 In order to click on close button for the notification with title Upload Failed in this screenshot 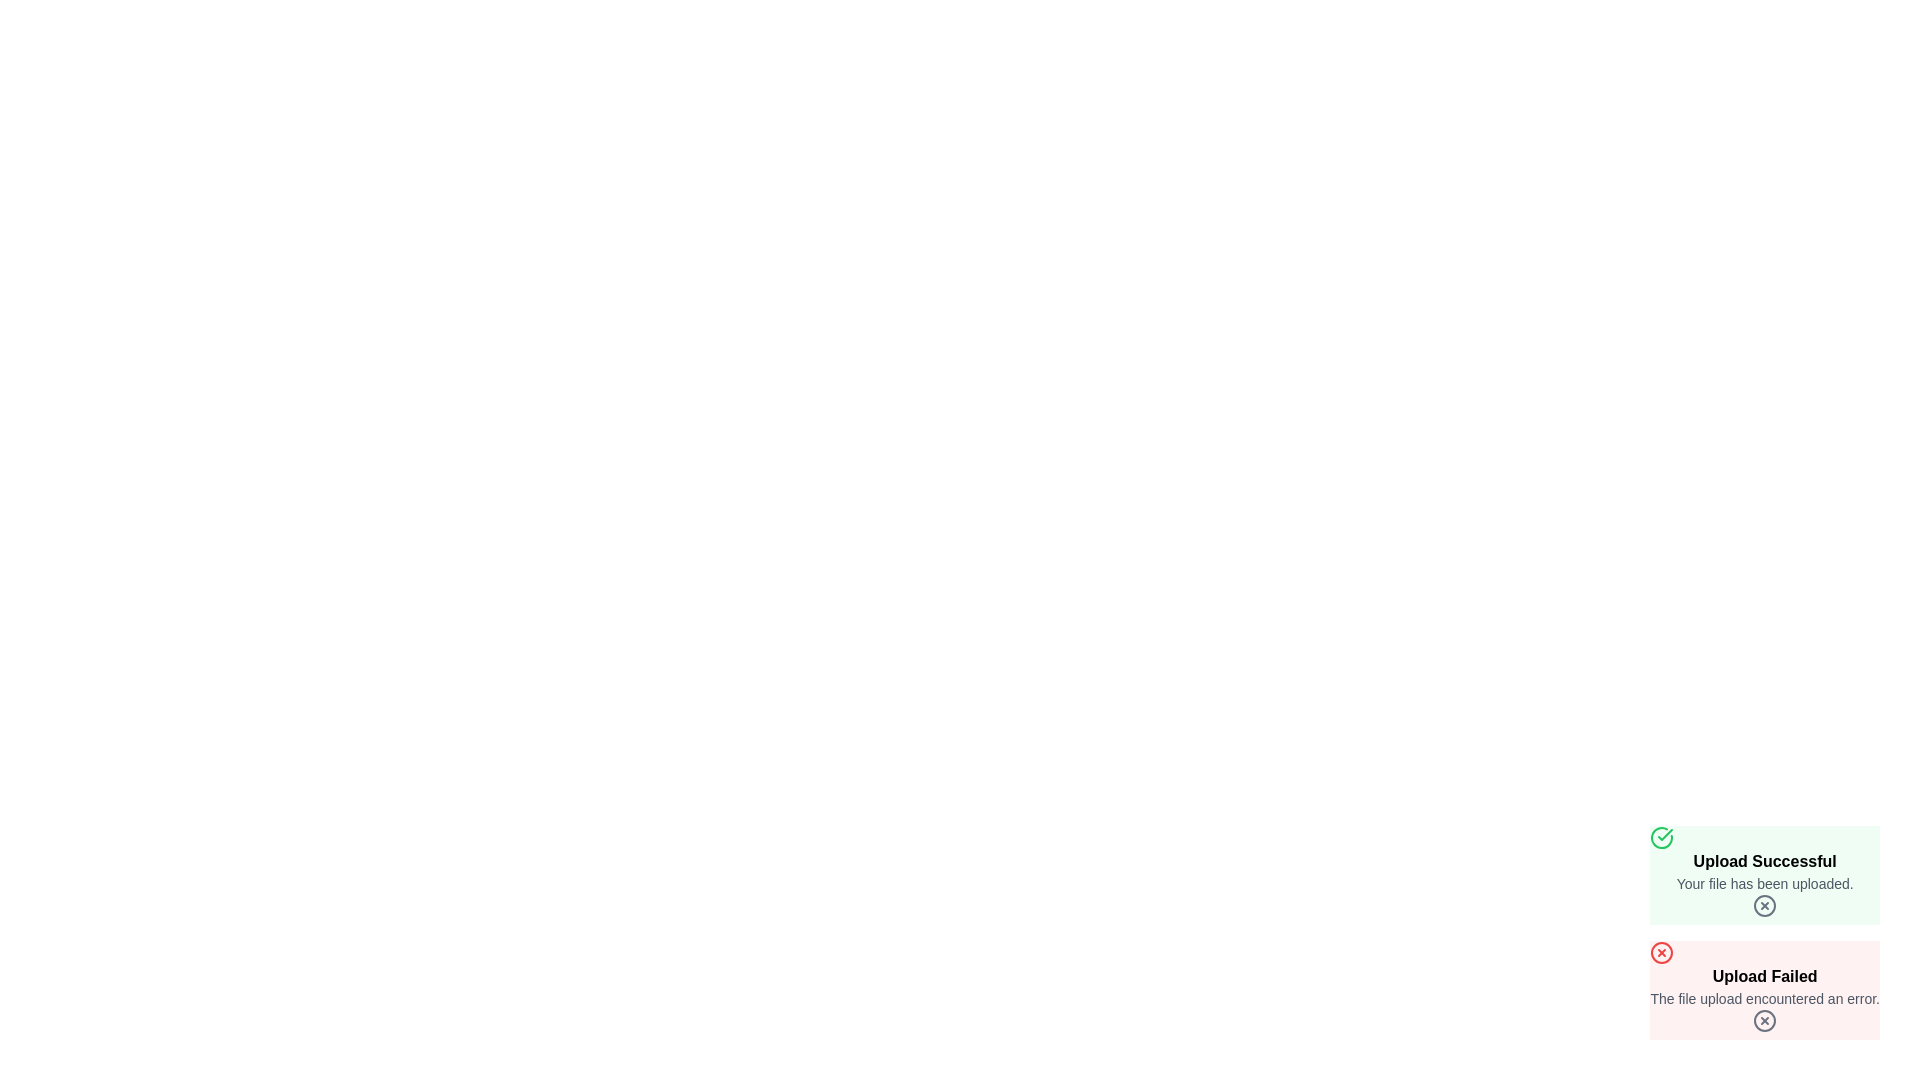, I will do `click(1765, 1021)`.